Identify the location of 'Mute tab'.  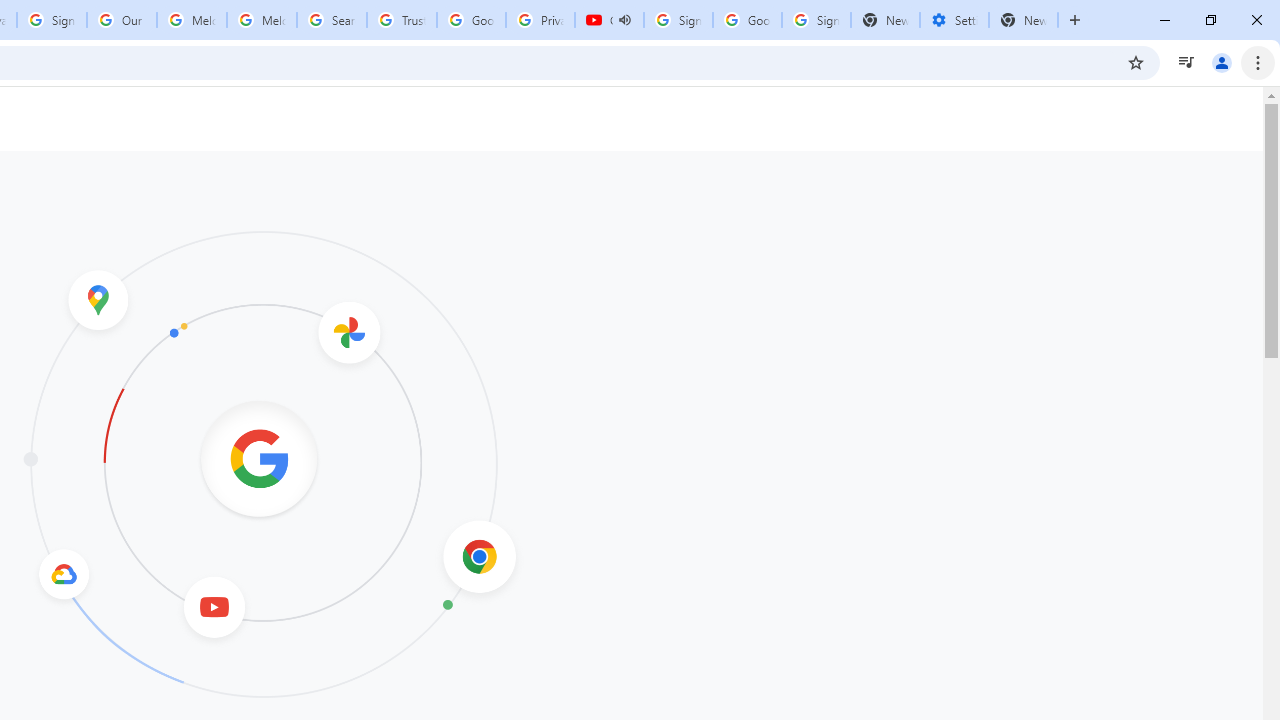
(624, 20).